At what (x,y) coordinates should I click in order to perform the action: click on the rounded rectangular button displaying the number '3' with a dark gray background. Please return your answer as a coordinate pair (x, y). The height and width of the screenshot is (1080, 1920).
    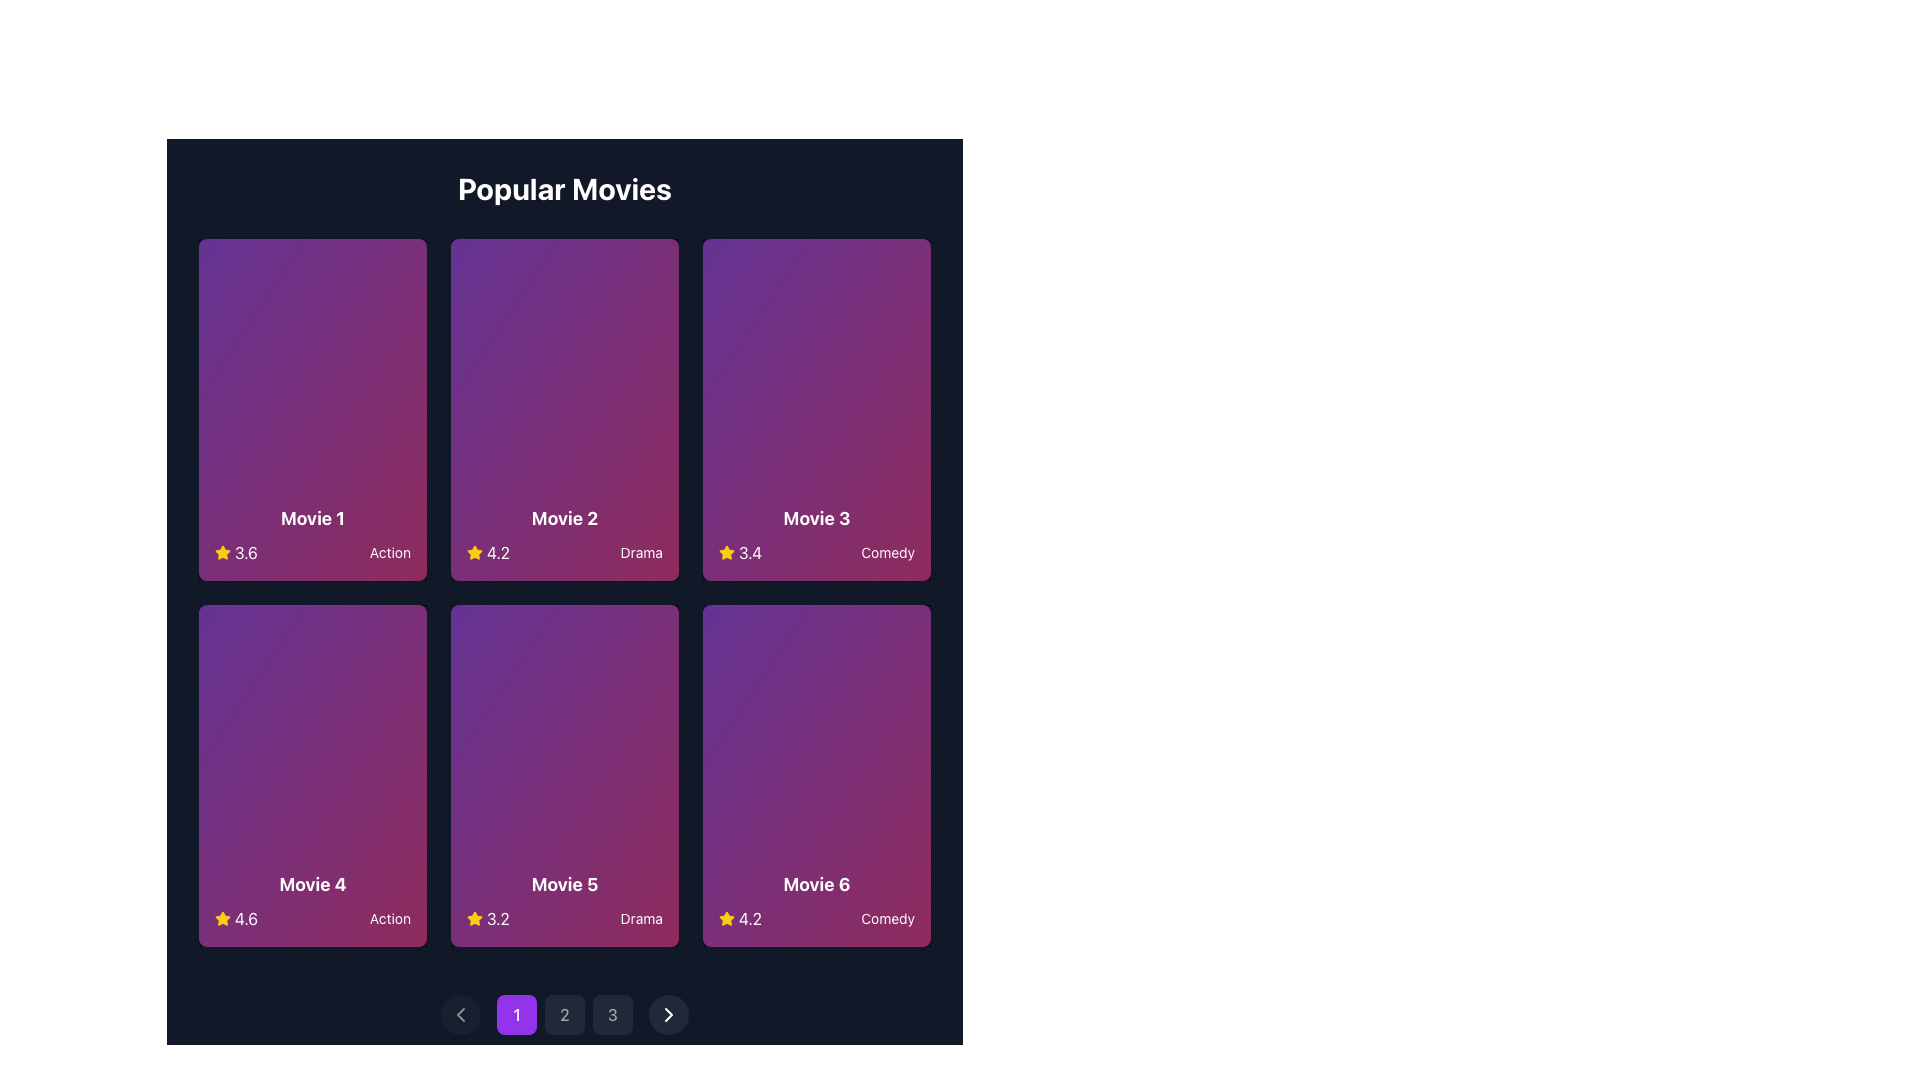
    Looking at the image, I should click on (612, 1014).